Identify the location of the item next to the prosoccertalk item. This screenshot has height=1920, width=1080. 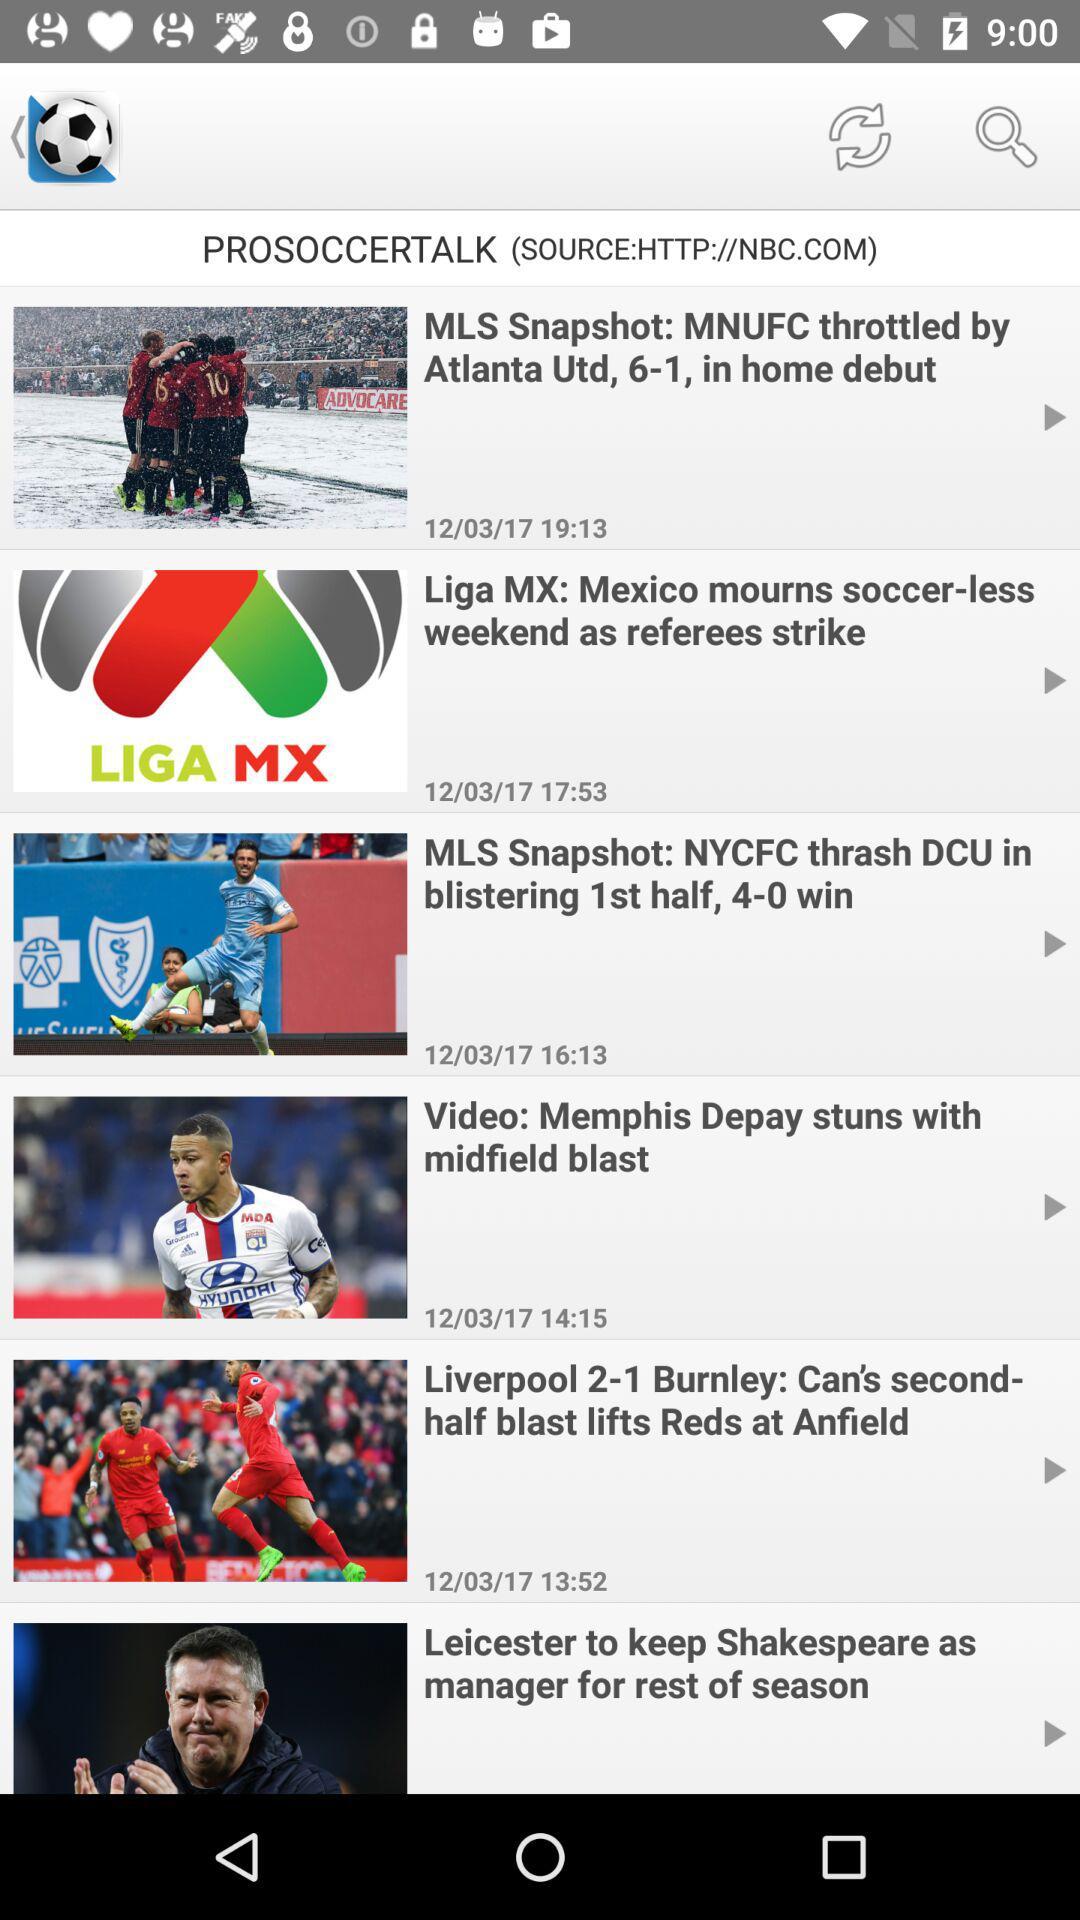
(72, 135).